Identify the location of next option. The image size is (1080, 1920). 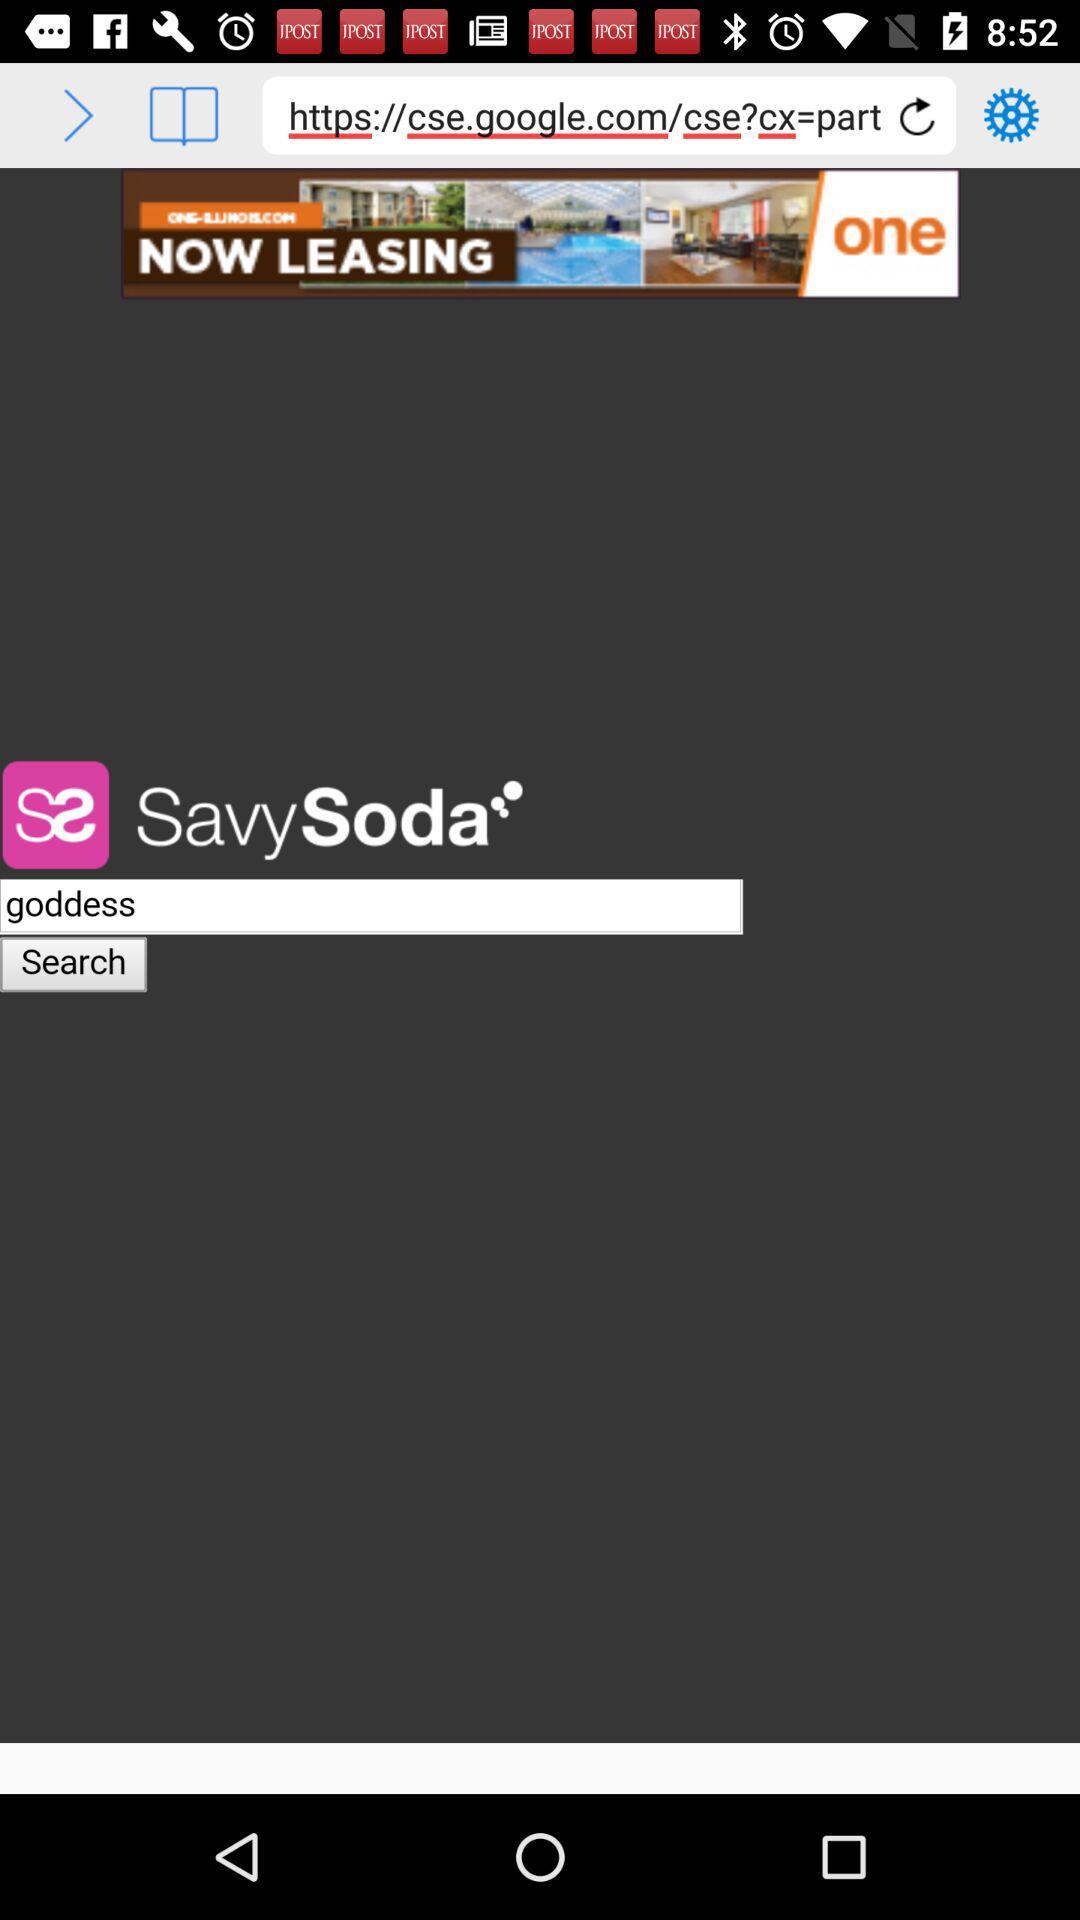
(77, 114).